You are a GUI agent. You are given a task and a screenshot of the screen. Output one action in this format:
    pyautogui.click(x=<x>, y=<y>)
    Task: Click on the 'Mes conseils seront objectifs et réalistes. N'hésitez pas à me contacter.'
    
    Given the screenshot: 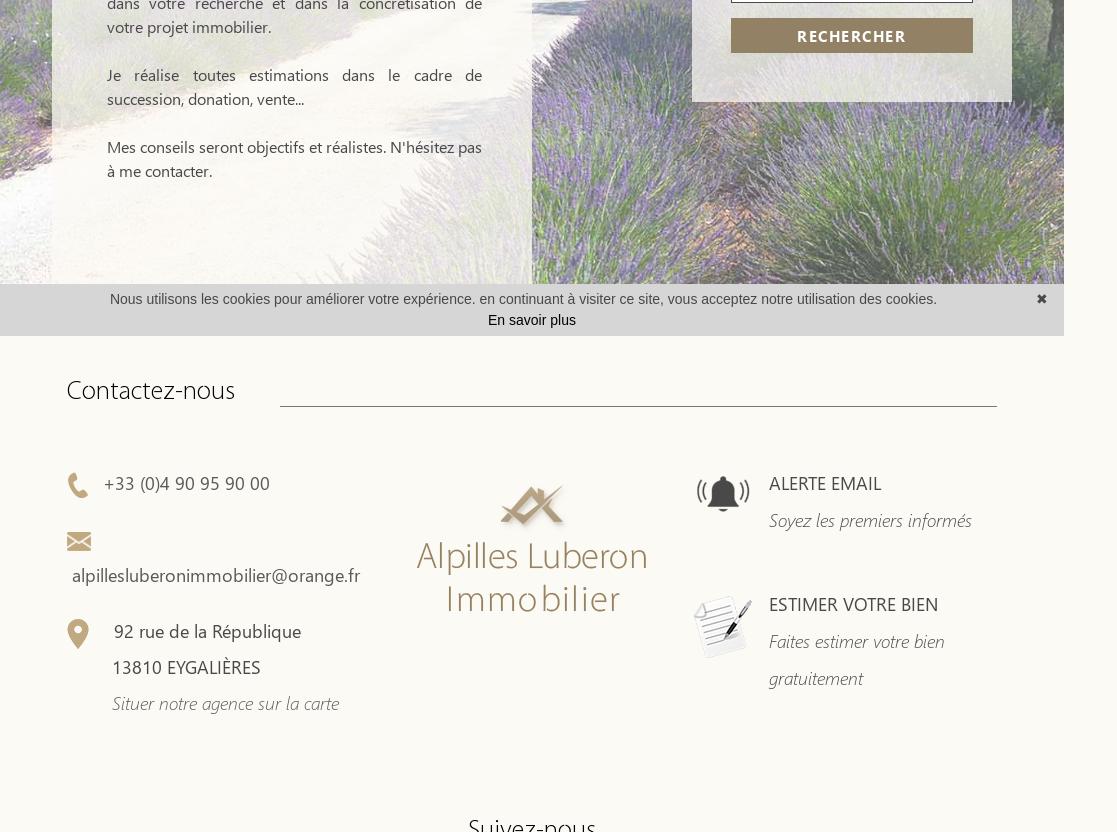 What is the action you would take?
    pyautogui.click(x=293, y=157)
    